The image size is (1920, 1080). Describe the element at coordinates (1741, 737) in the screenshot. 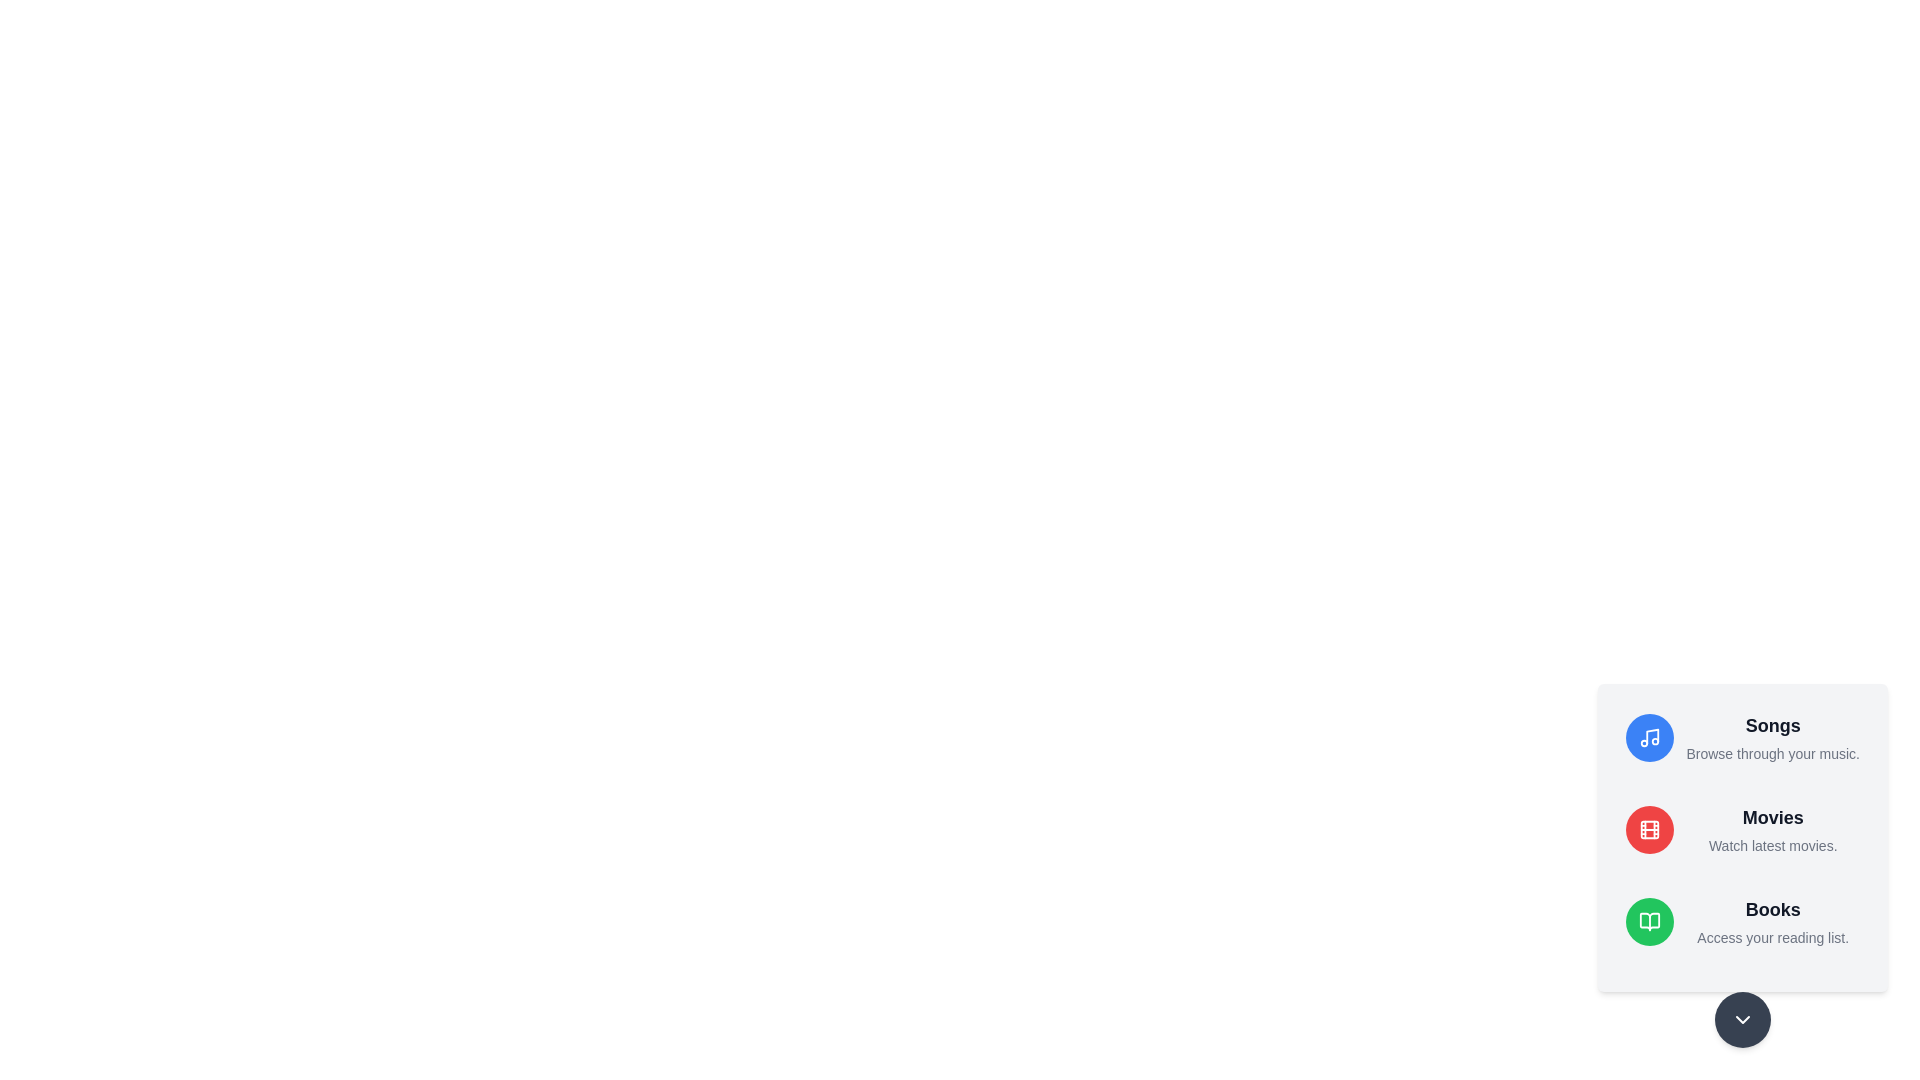

I see `the media option Songs to read its description` at that location.